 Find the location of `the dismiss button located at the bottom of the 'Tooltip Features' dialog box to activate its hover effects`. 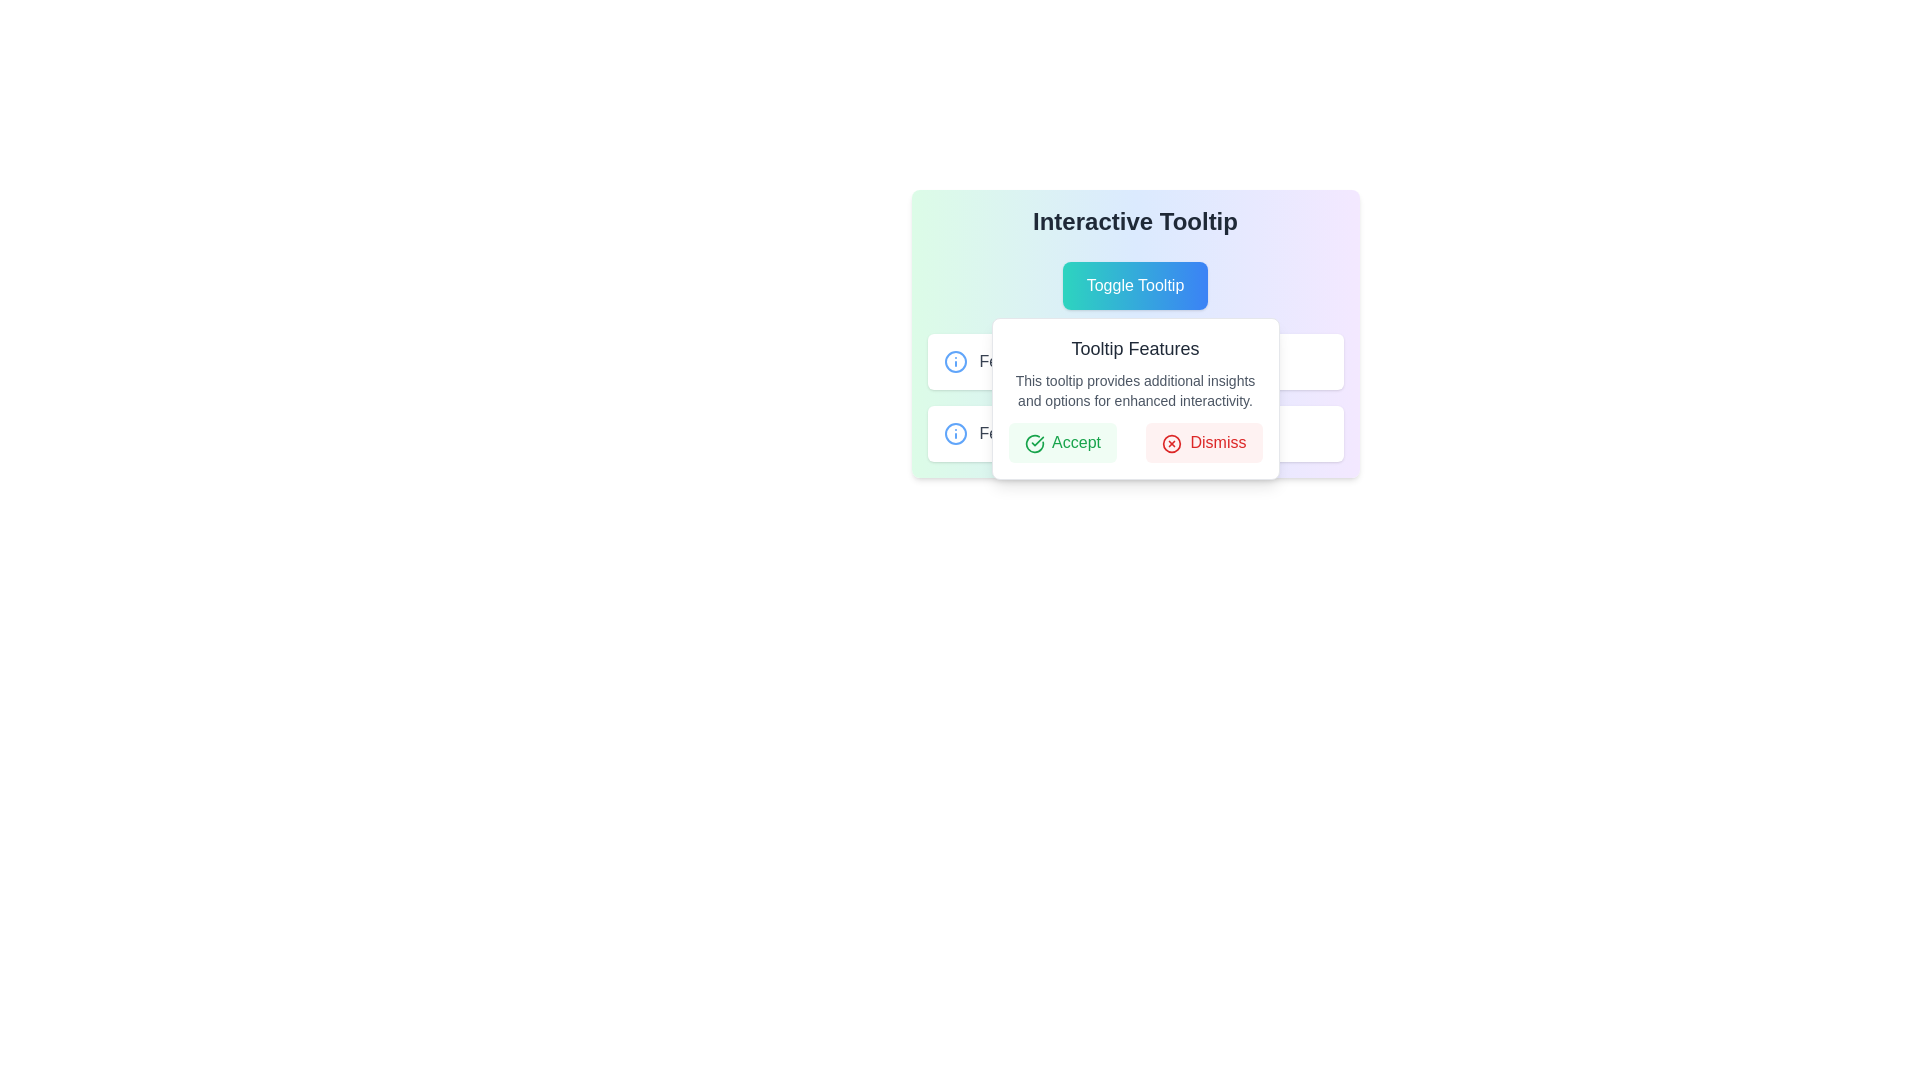

the dismiss button located at the bottom of the 'Tooltip Features' dialog box to activate its hover effects is located at coordinates (1203, 442).